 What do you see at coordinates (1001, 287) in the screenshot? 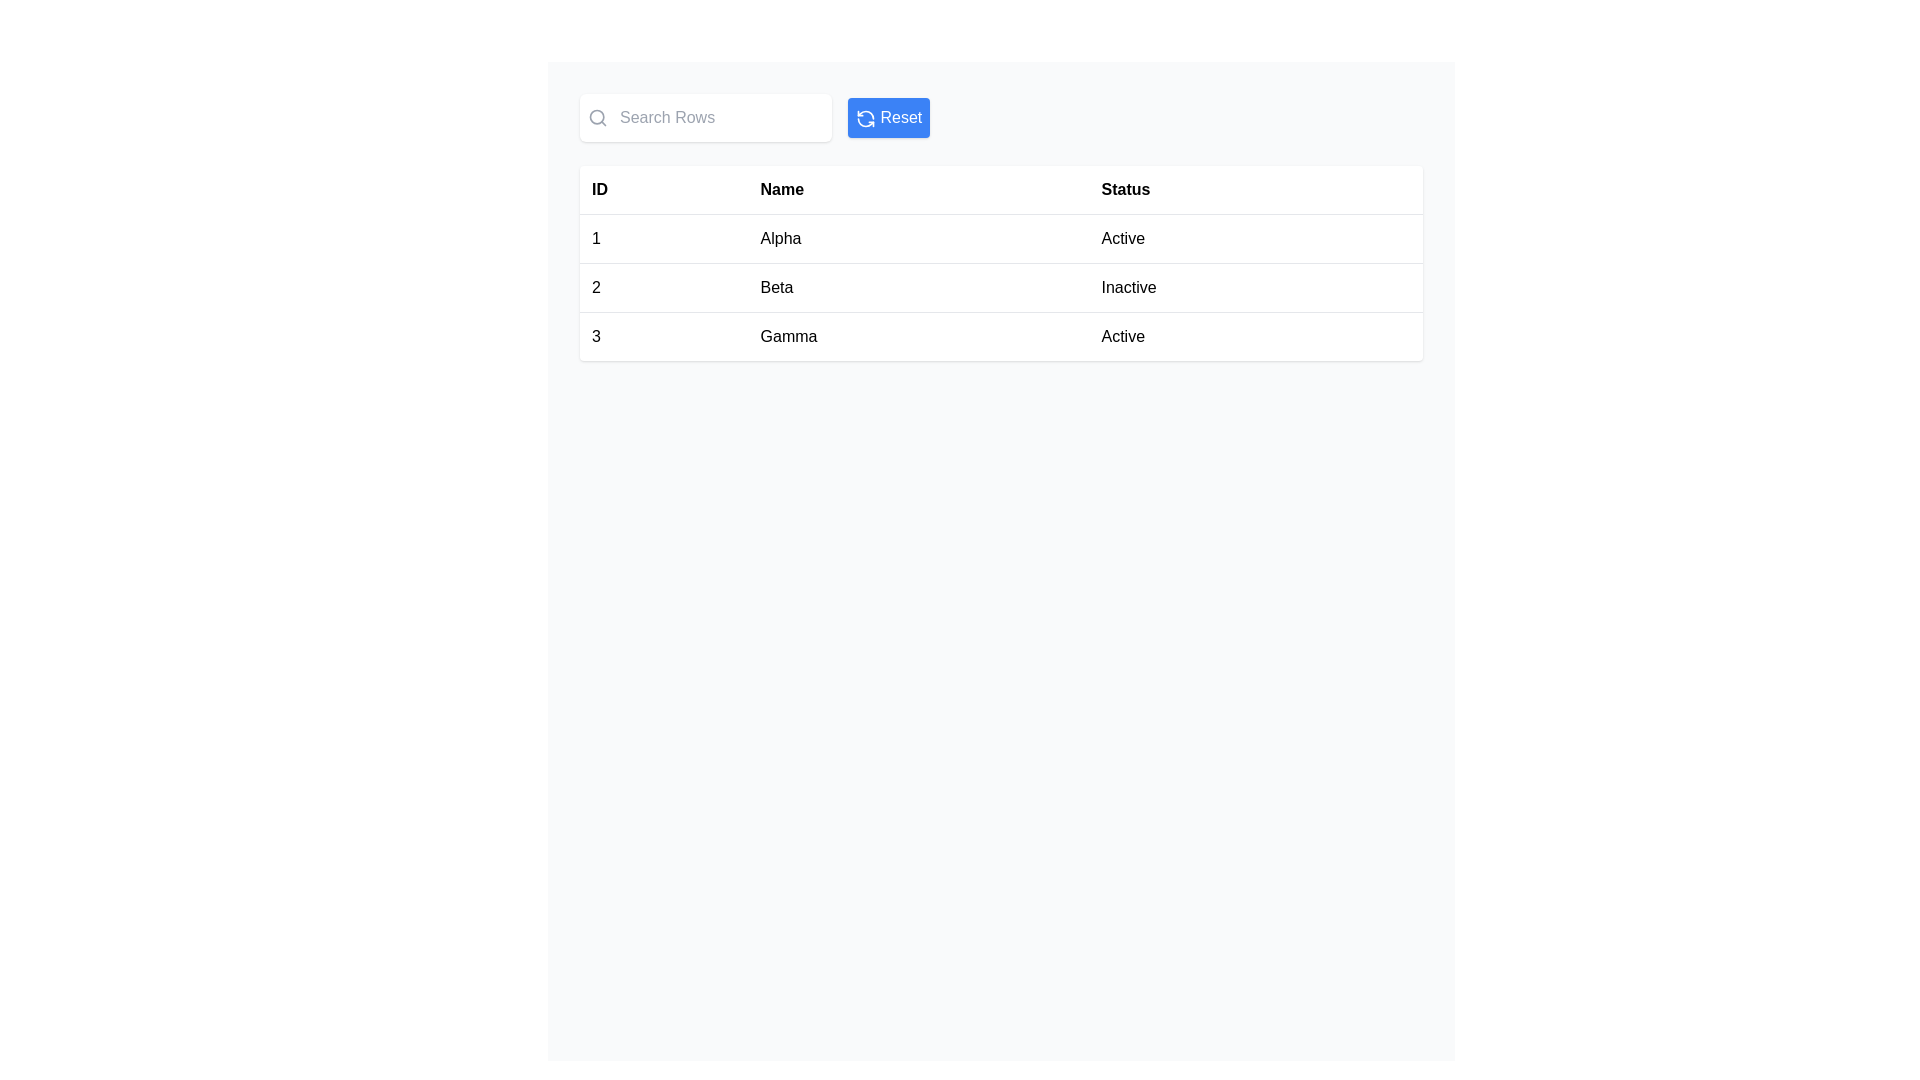
I see `the second row of the table, which contains ID, Name, and Status attributes` at bounding box center [1001, 287].